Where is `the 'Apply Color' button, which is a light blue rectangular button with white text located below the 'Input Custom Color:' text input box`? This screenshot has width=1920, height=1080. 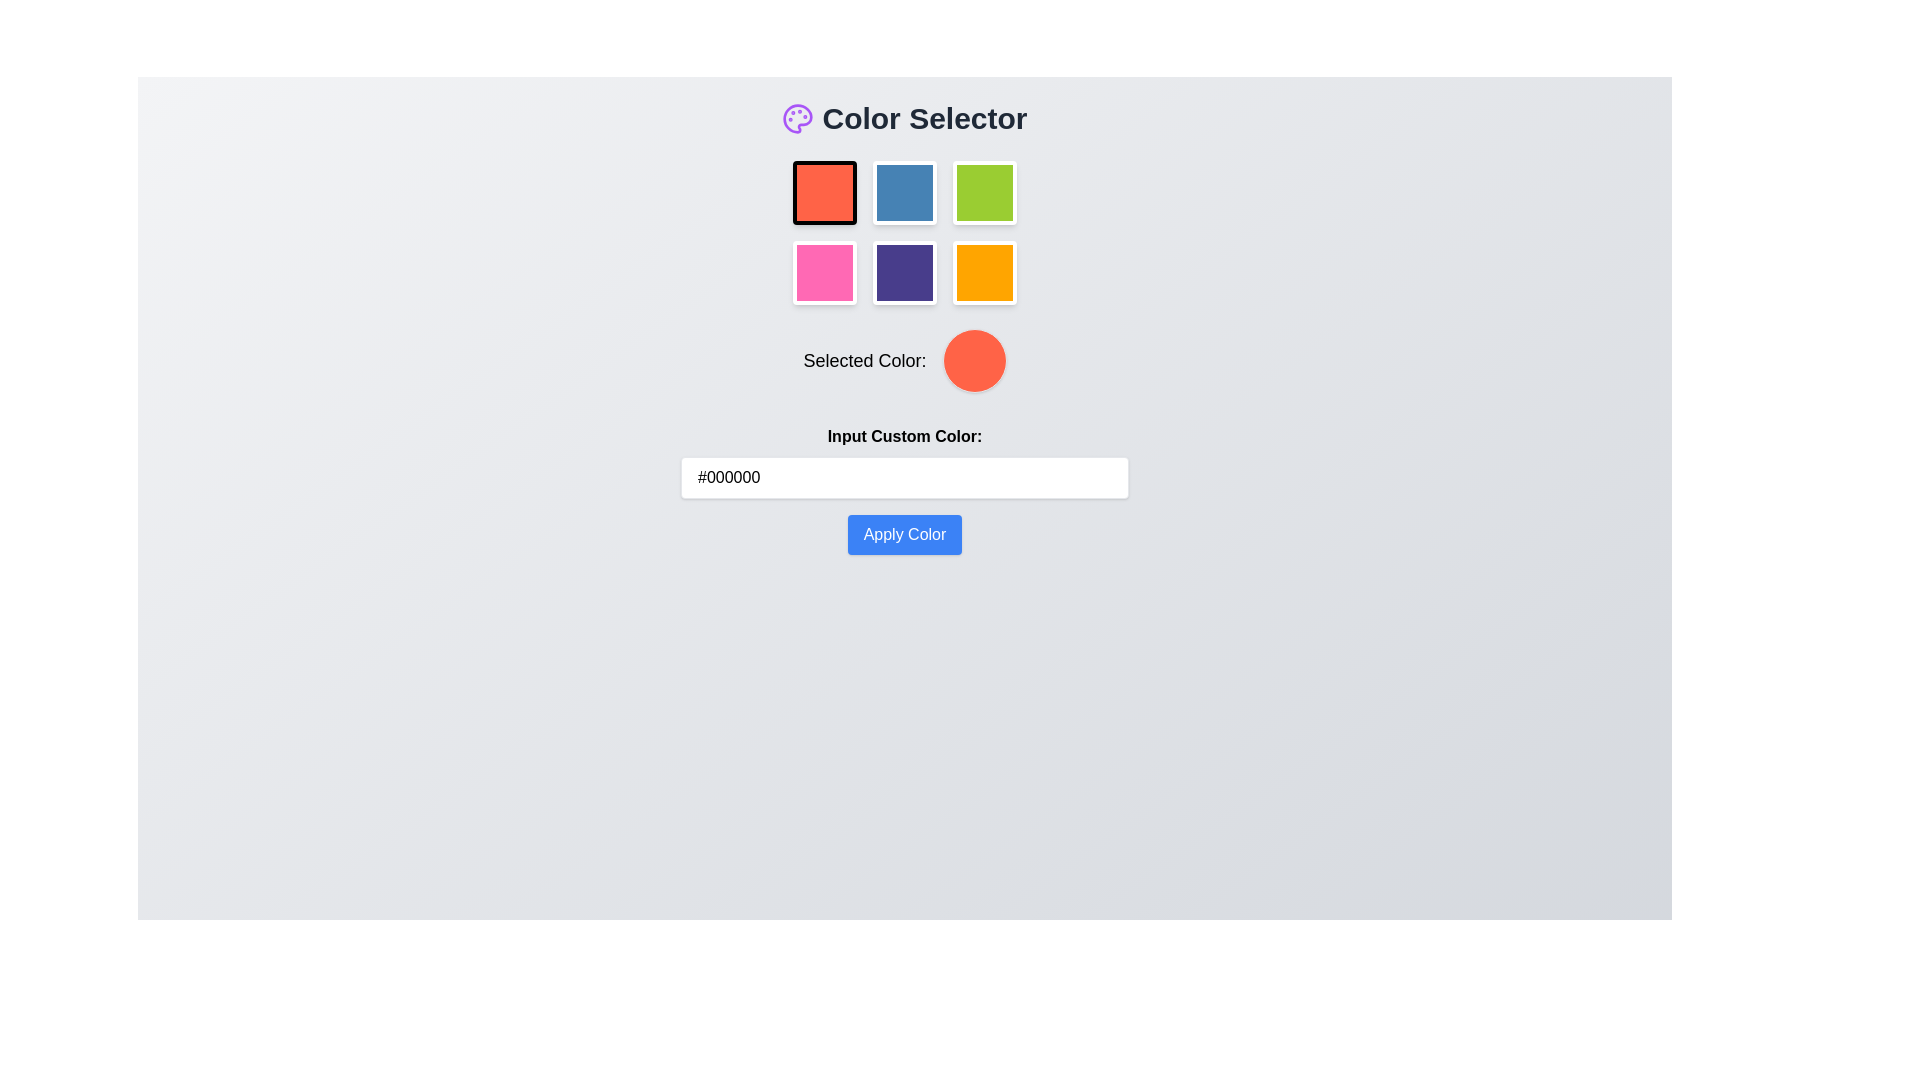 the 'Apply Color' button, which is a light blue rectangular button with white text located below the 'Input Custom Color:' text input box is located at coordinates (903, 534).